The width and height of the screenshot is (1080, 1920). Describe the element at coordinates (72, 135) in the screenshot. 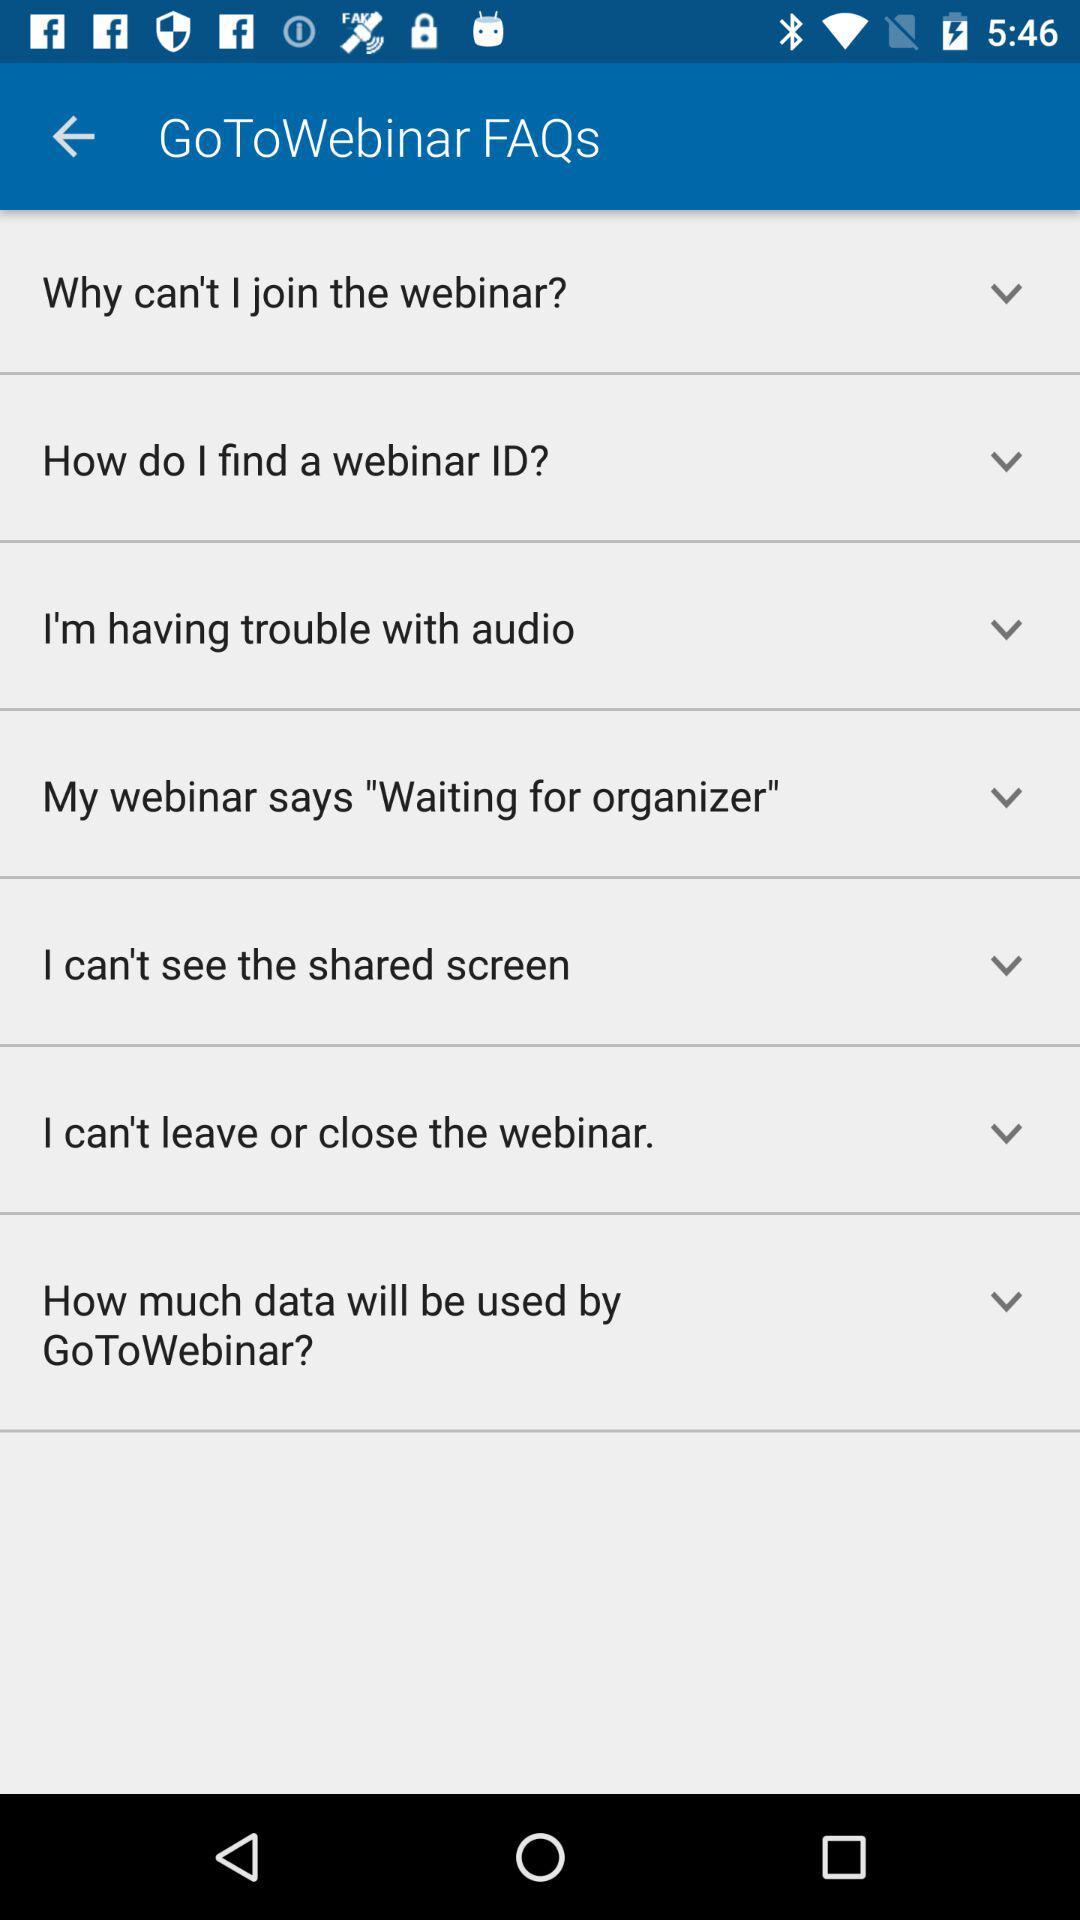

I see `item next to the gotowebinar app` at that location.